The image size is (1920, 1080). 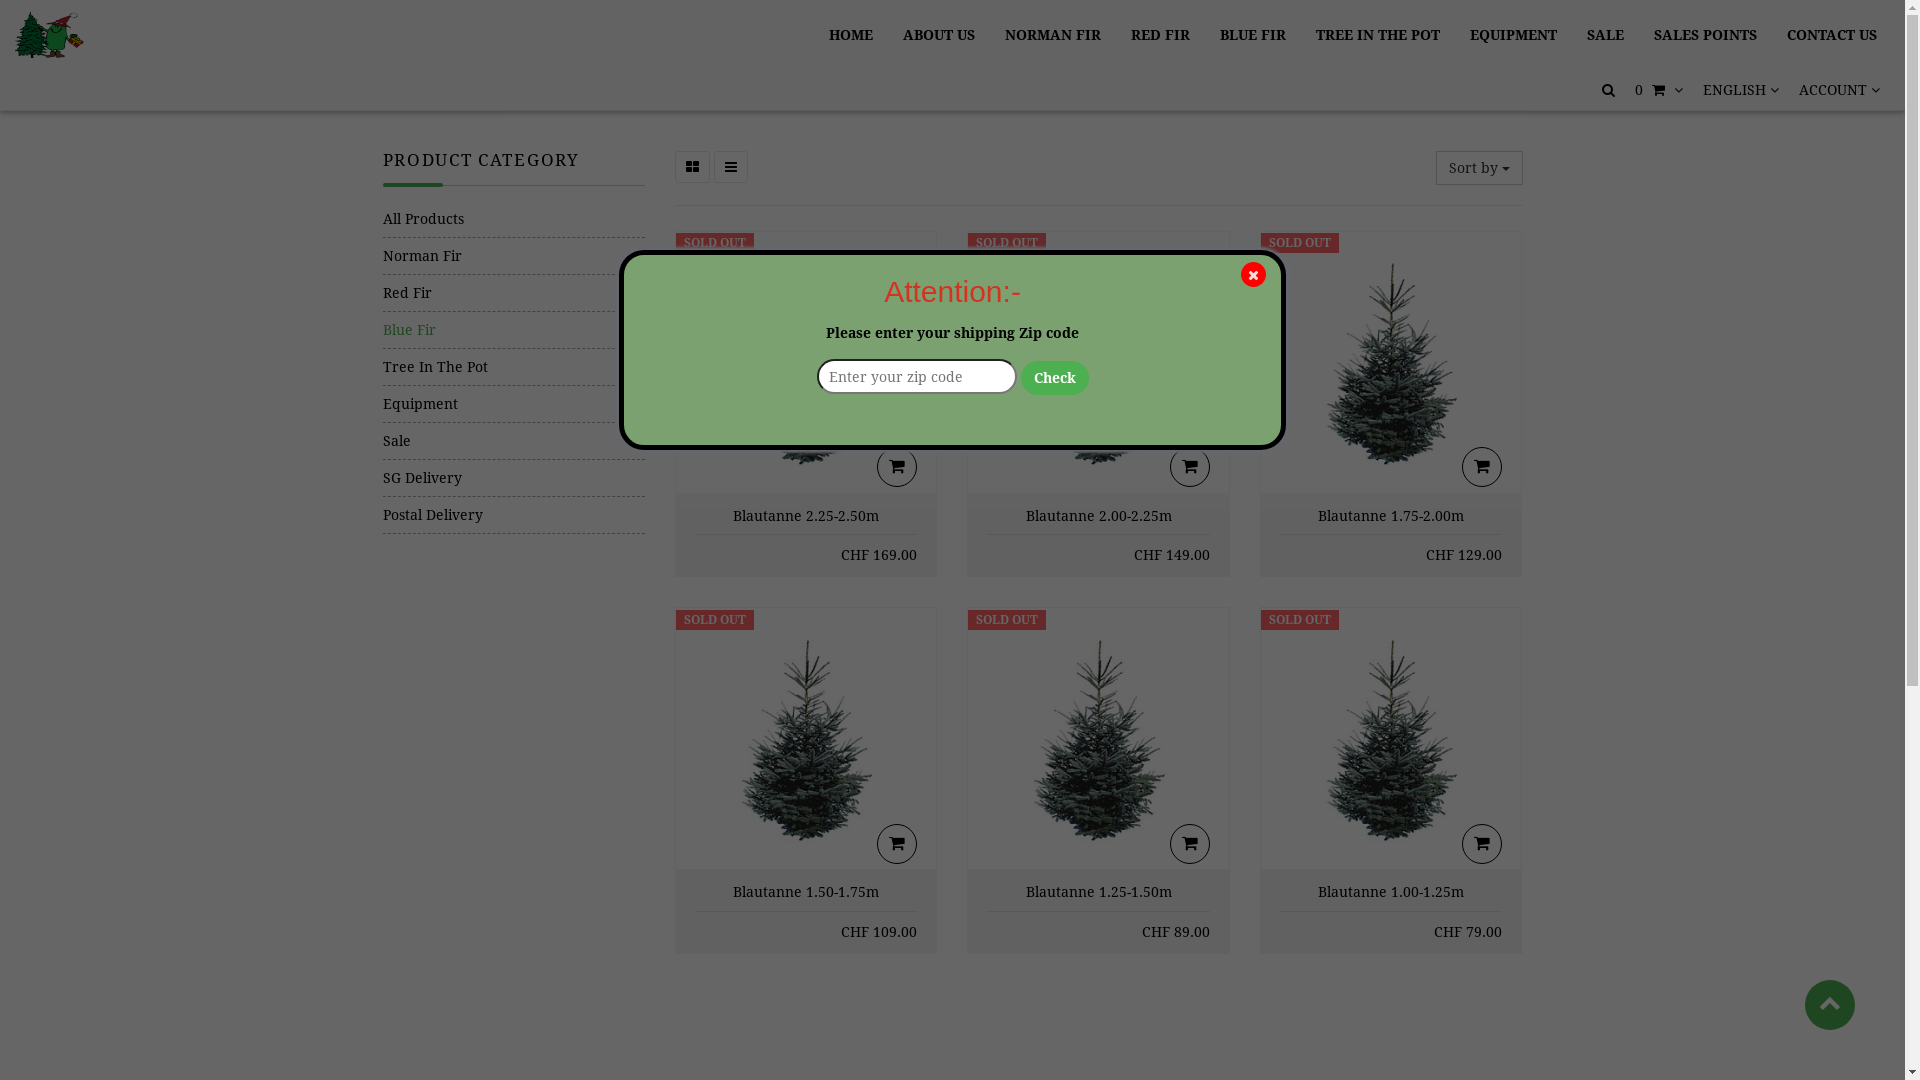 I want to click on 'Blautanne 1.25-1.50m', so click(x=1098, y=890).